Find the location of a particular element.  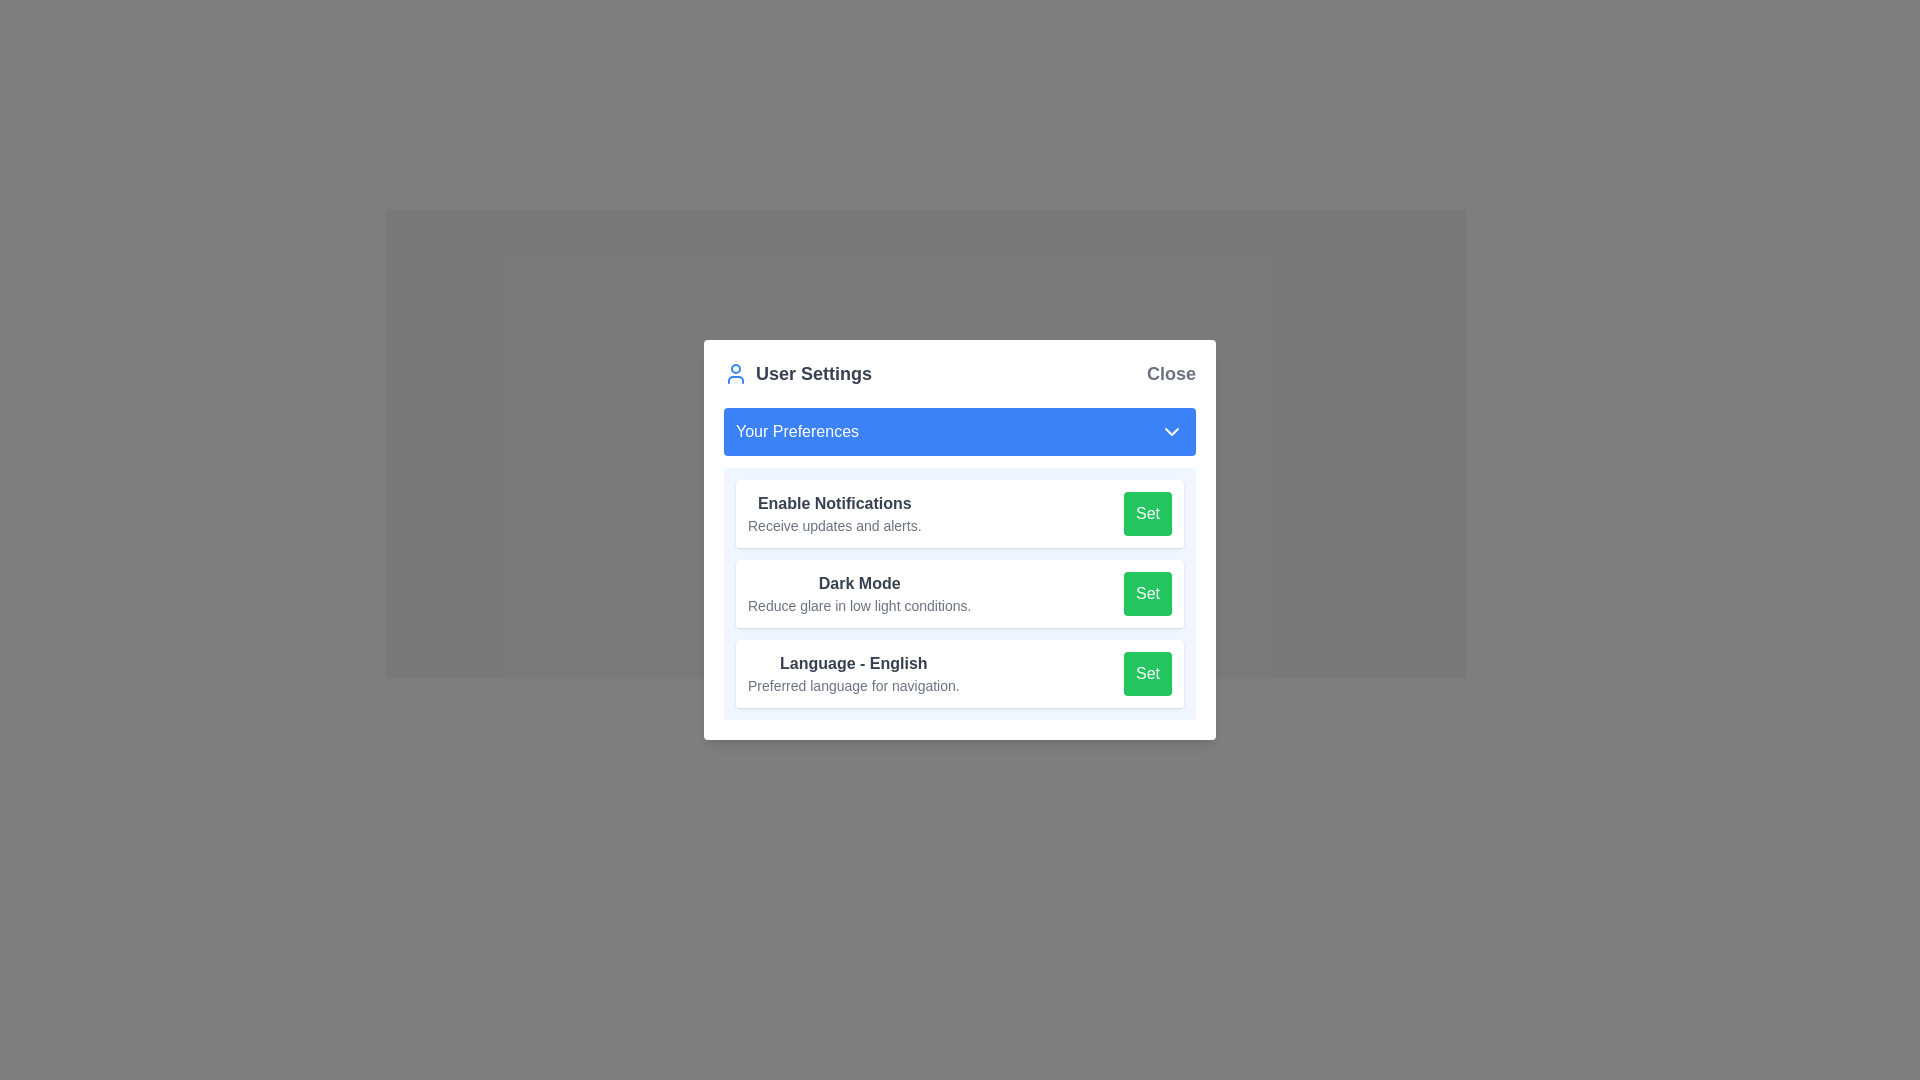

the first green button labeled 'Enable Notifications' is located at coordinates (1147, 512).